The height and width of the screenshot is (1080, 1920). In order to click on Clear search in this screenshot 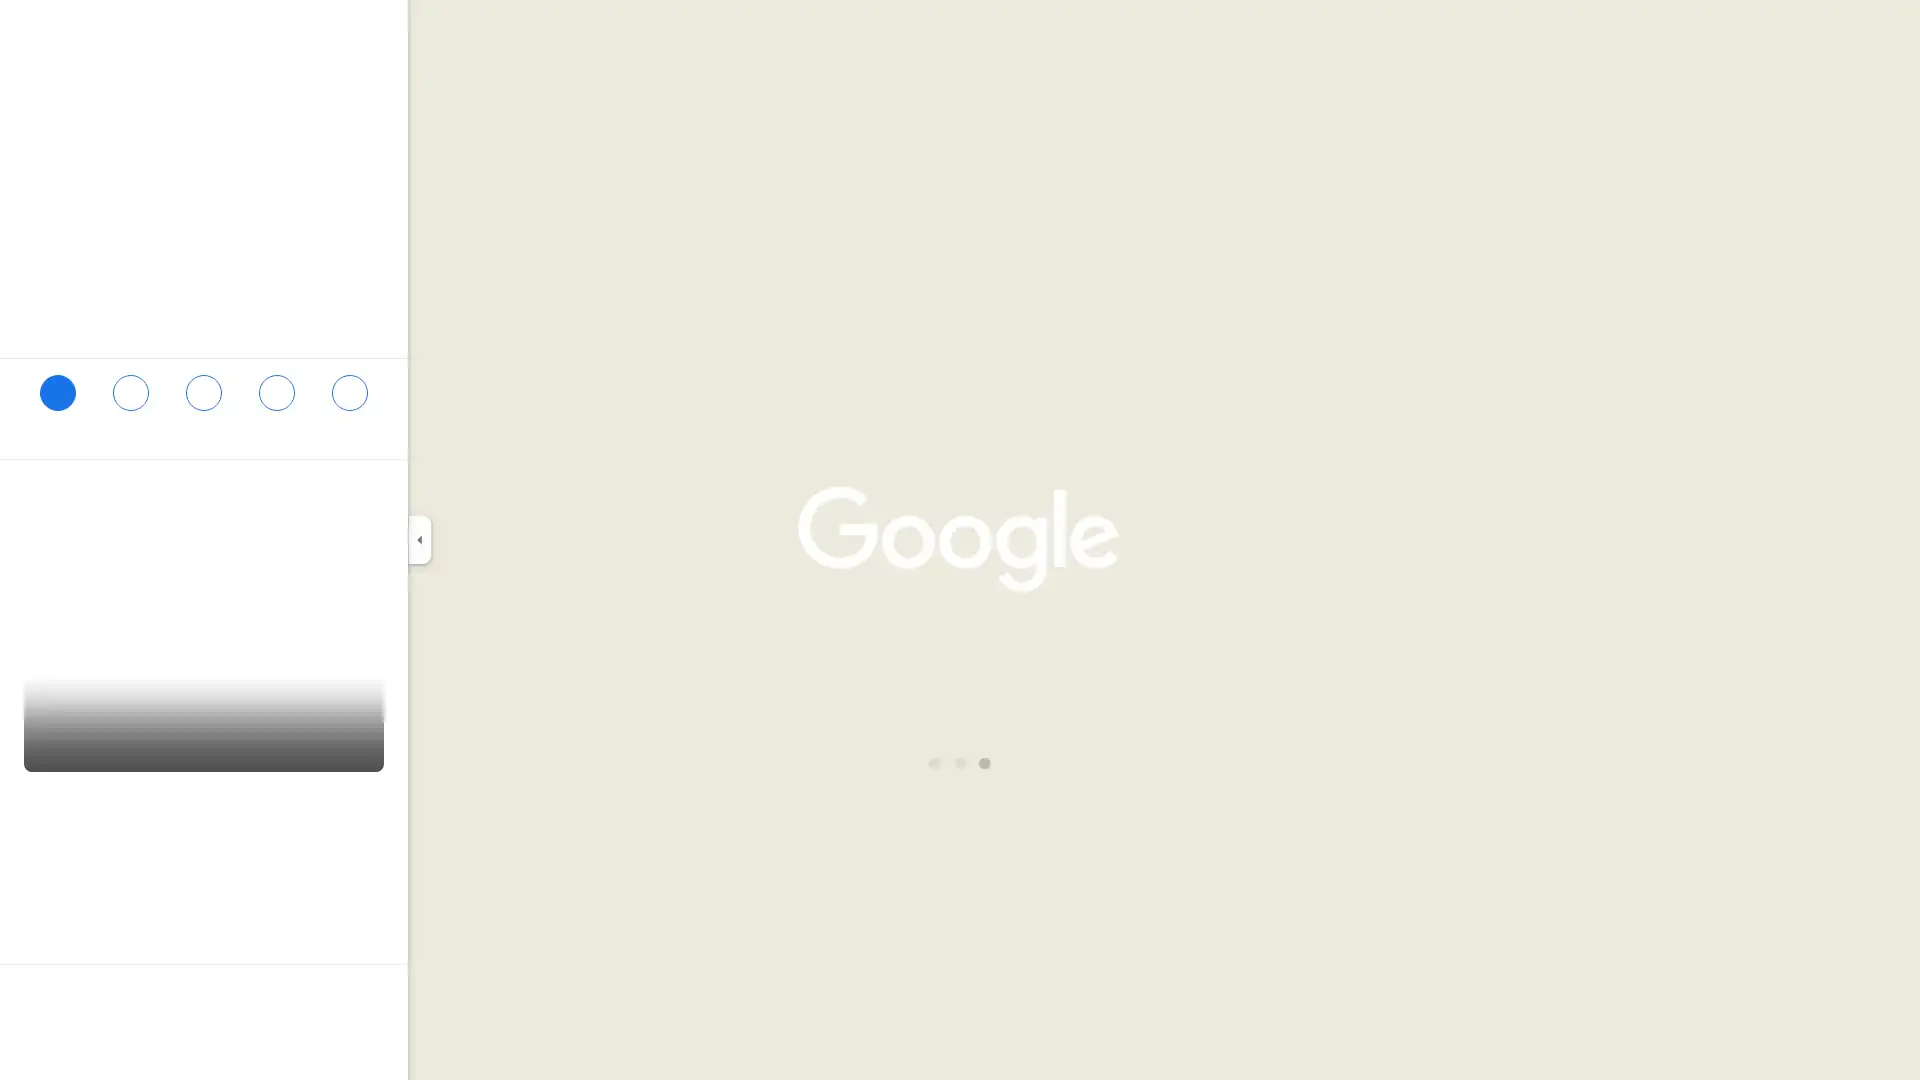, I will do `click(373, 31)`.